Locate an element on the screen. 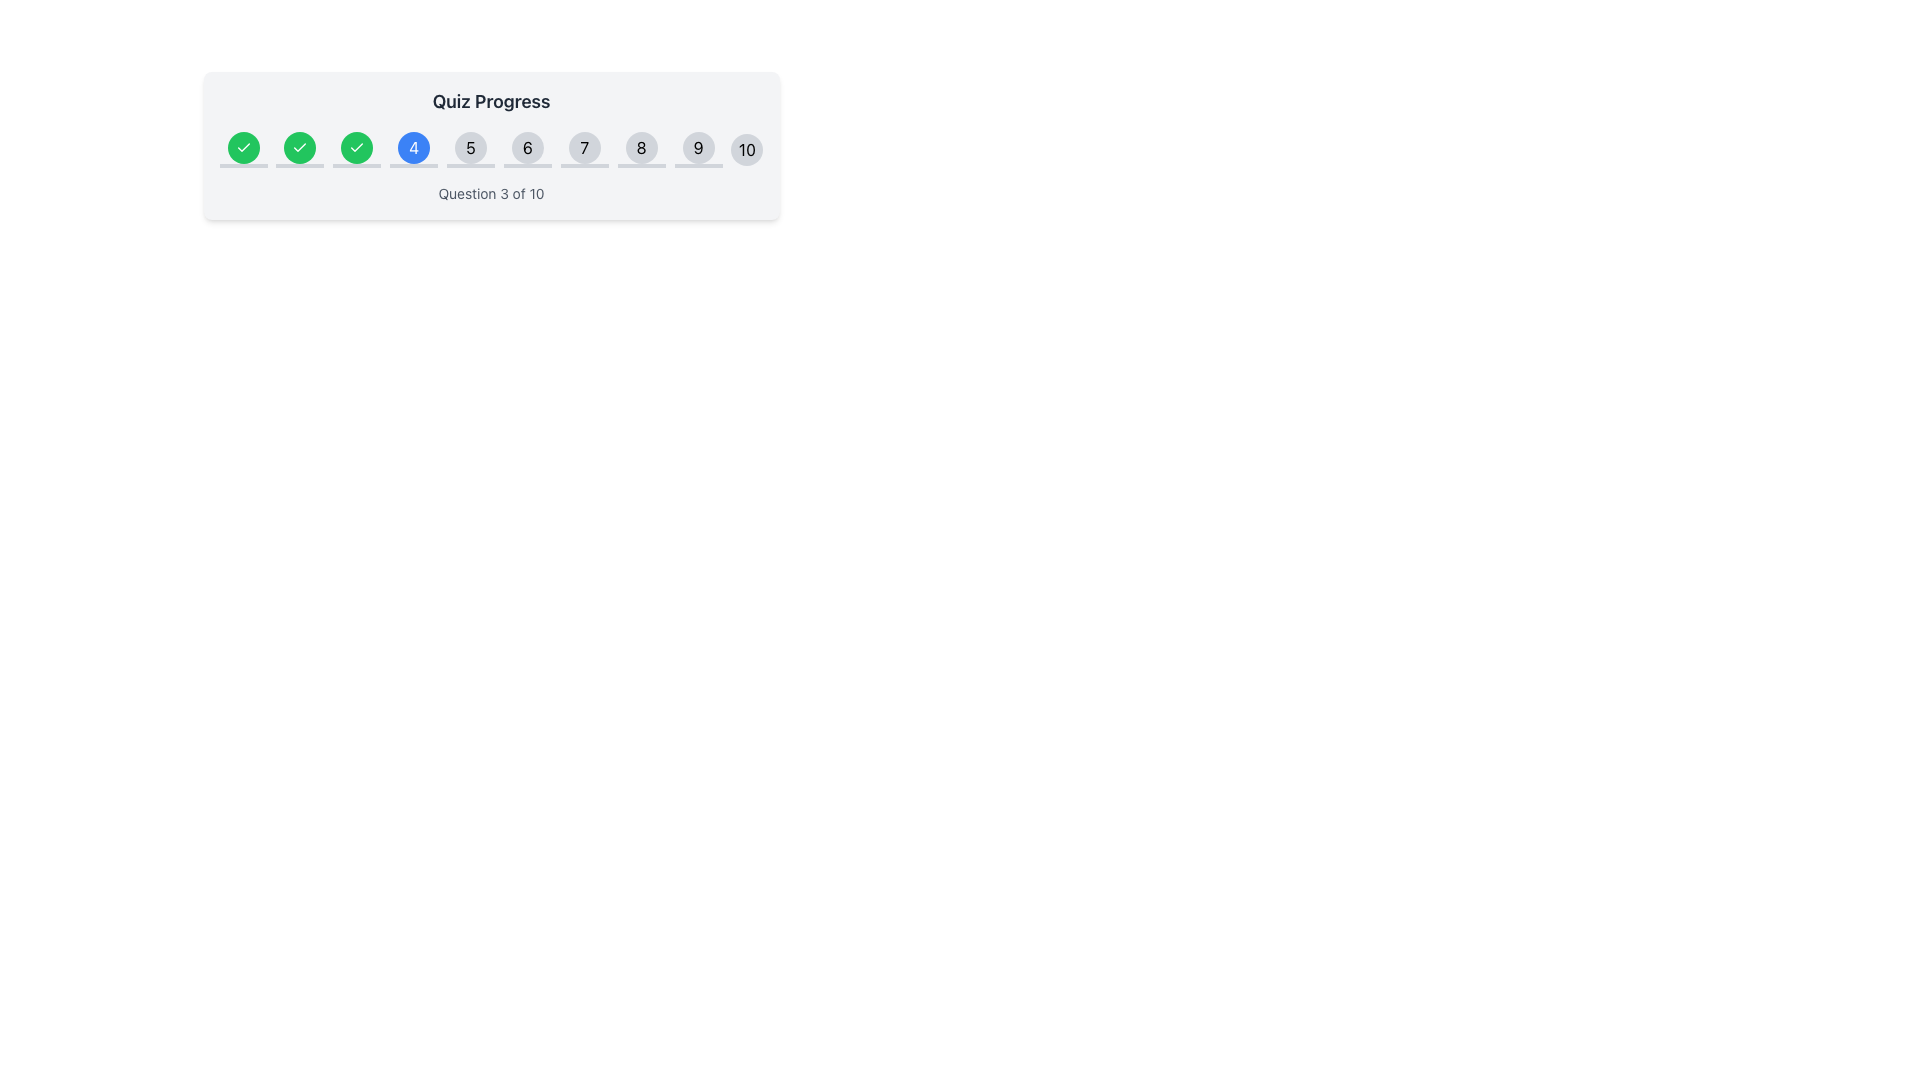  the circular button indicator displaying the number '9' in the quiz progress tracker is located at coordinates (698, 146).